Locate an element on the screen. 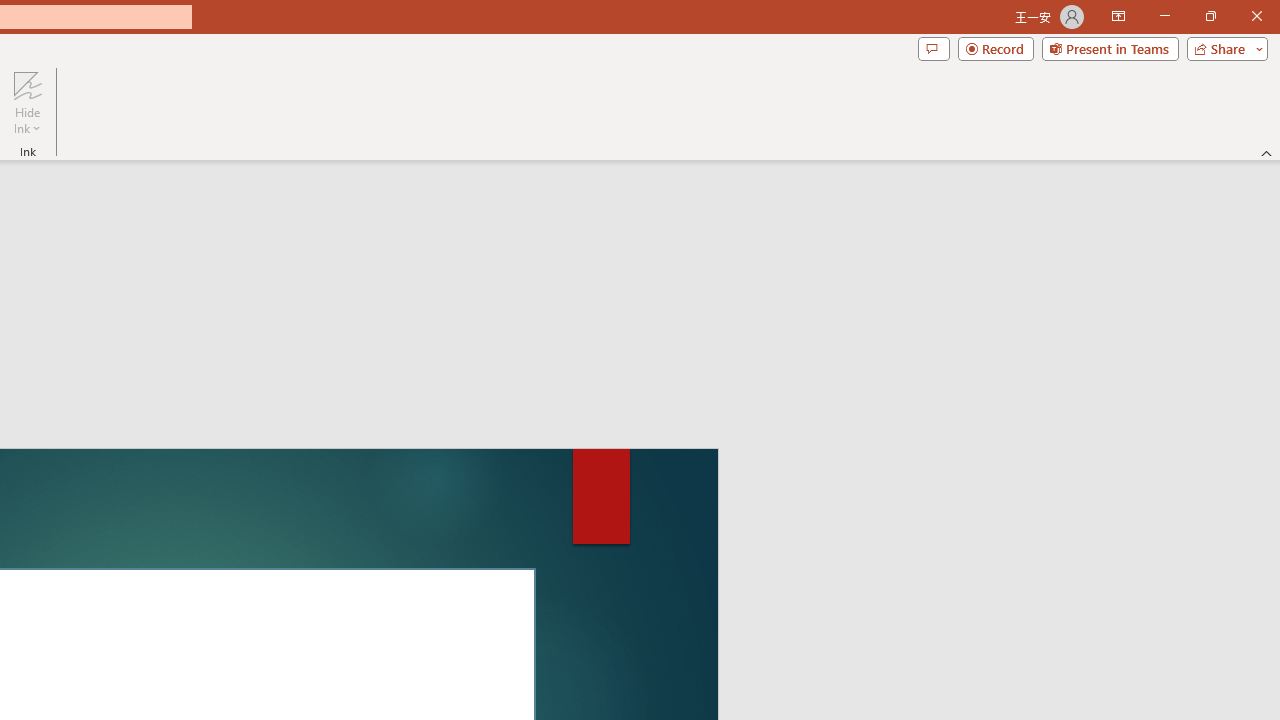 The image size is (1280, 720). 'Minimize' is located at coordinates (1164, 16).